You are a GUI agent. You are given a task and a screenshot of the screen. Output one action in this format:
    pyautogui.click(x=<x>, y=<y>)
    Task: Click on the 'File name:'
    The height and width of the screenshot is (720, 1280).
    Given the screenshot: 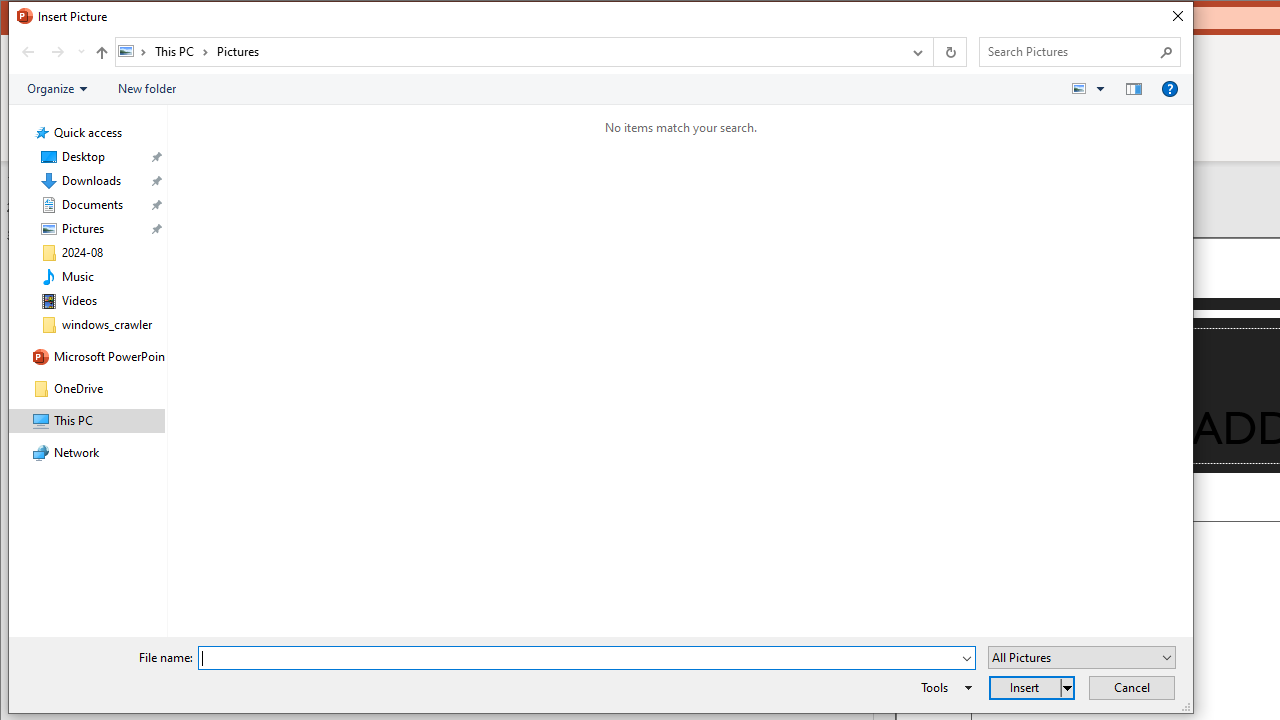 What is the action you would take?
    pyautogui.click(x=585, y=658)
    